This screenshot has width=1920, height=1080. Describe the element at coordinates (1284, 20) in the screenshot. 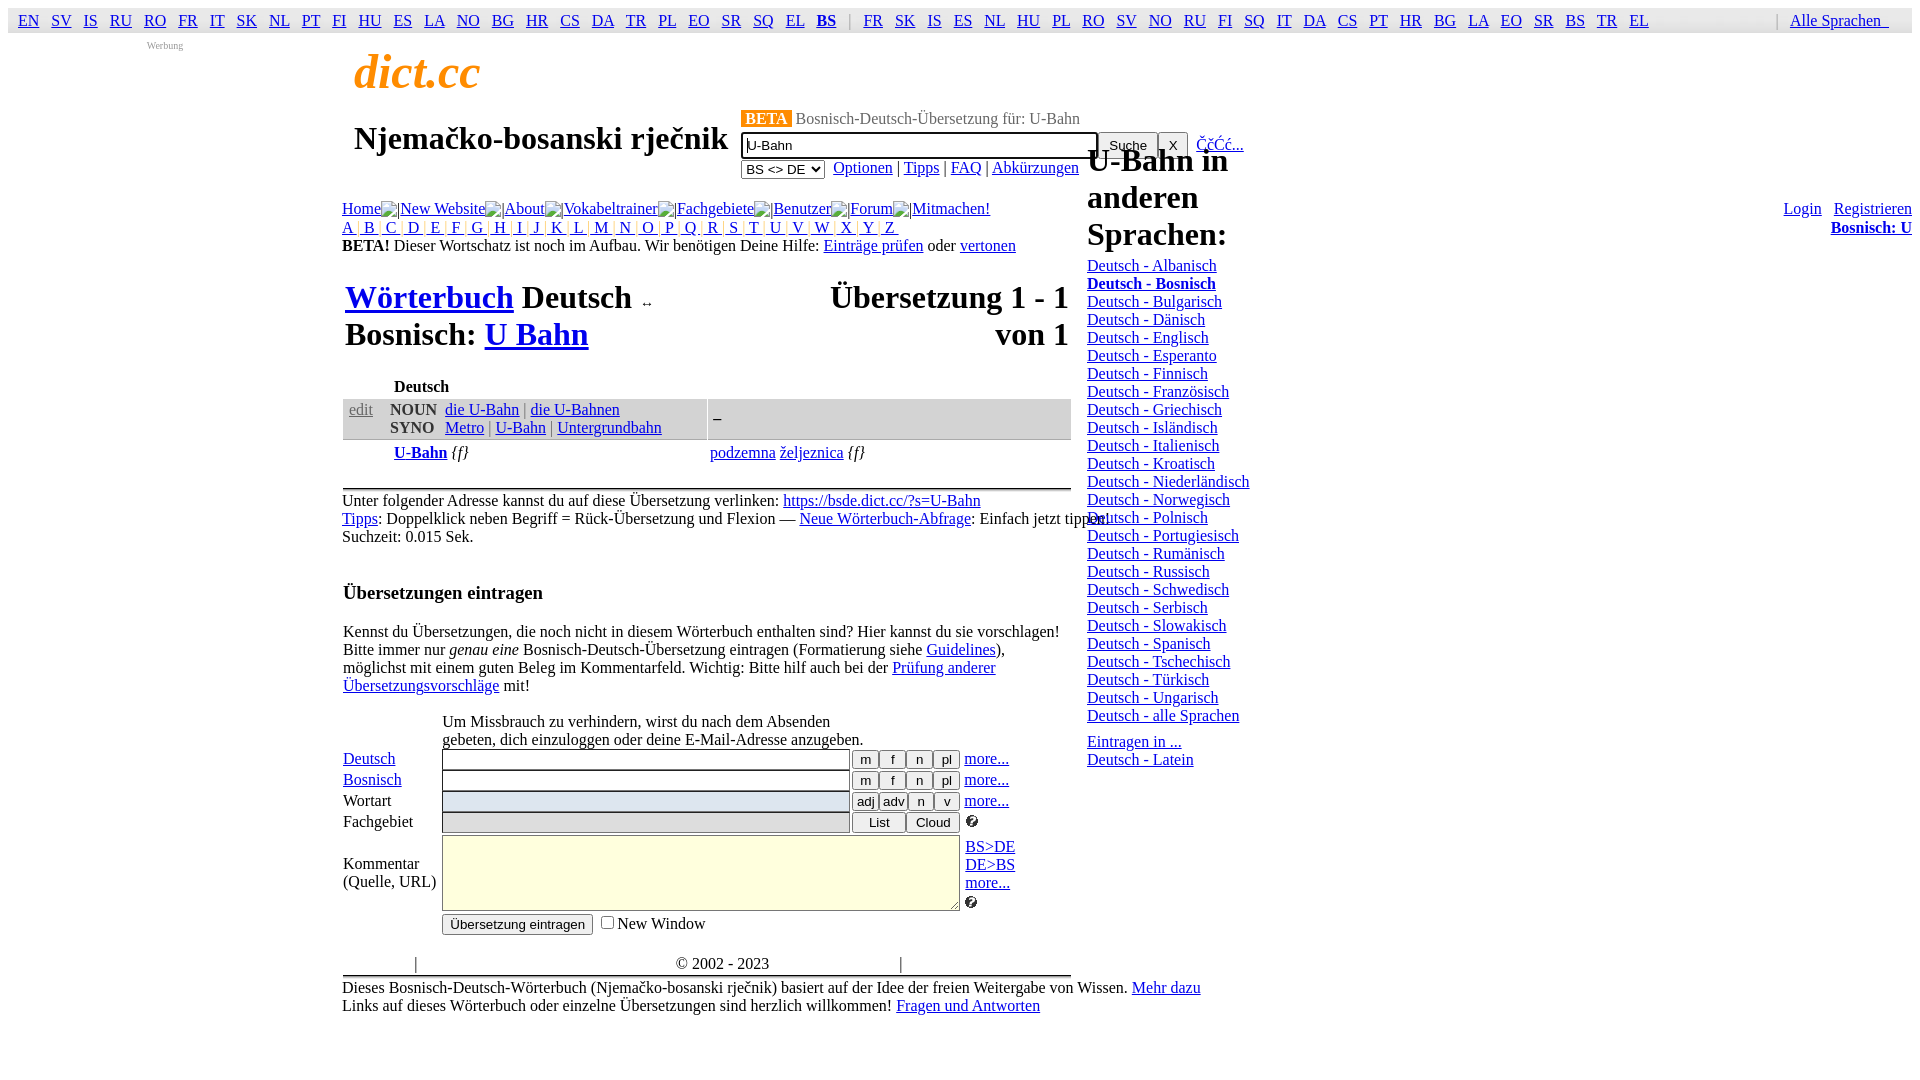

I see `'IT'` at that location.